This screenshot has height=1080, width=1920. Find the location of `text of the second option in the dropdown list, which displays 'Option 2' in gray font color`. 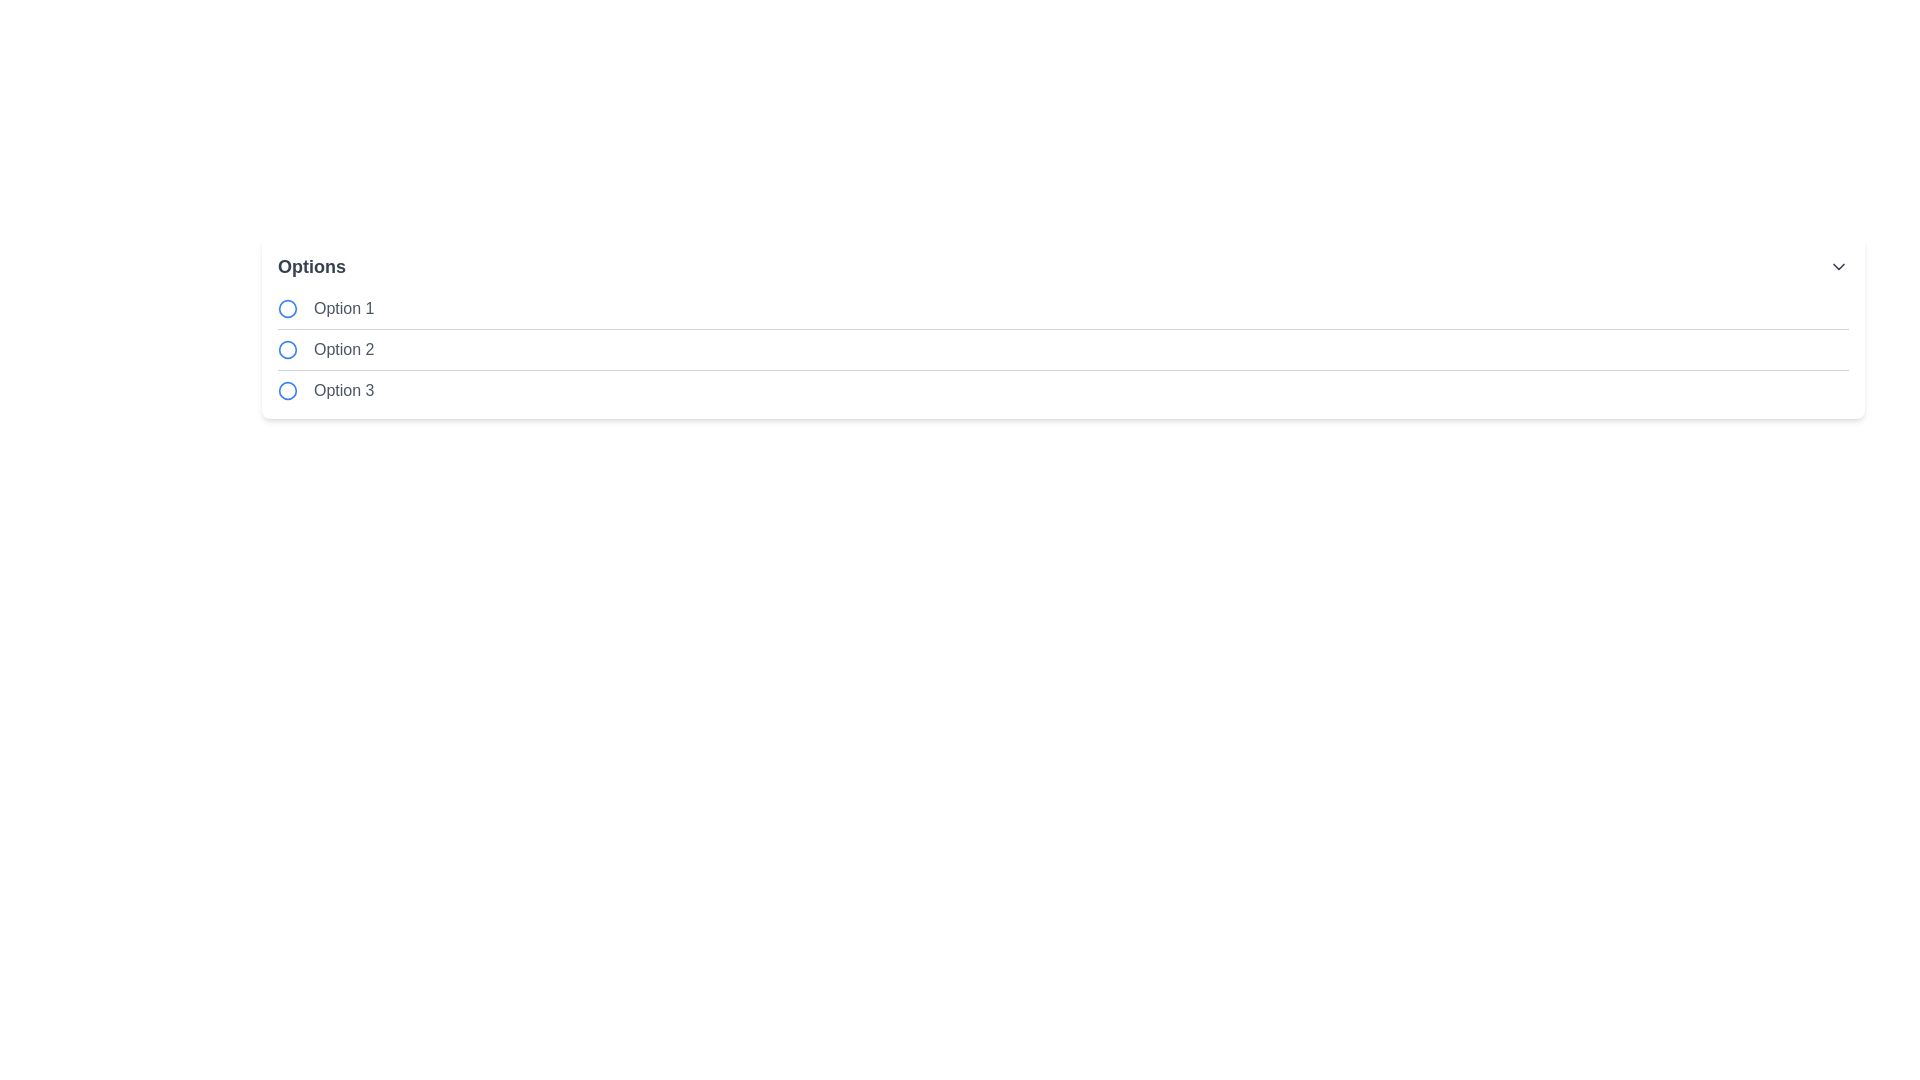

text of the second option in the dropdown list, which displays 'Option 2' in gray font color is located at coordinates (344, 349).